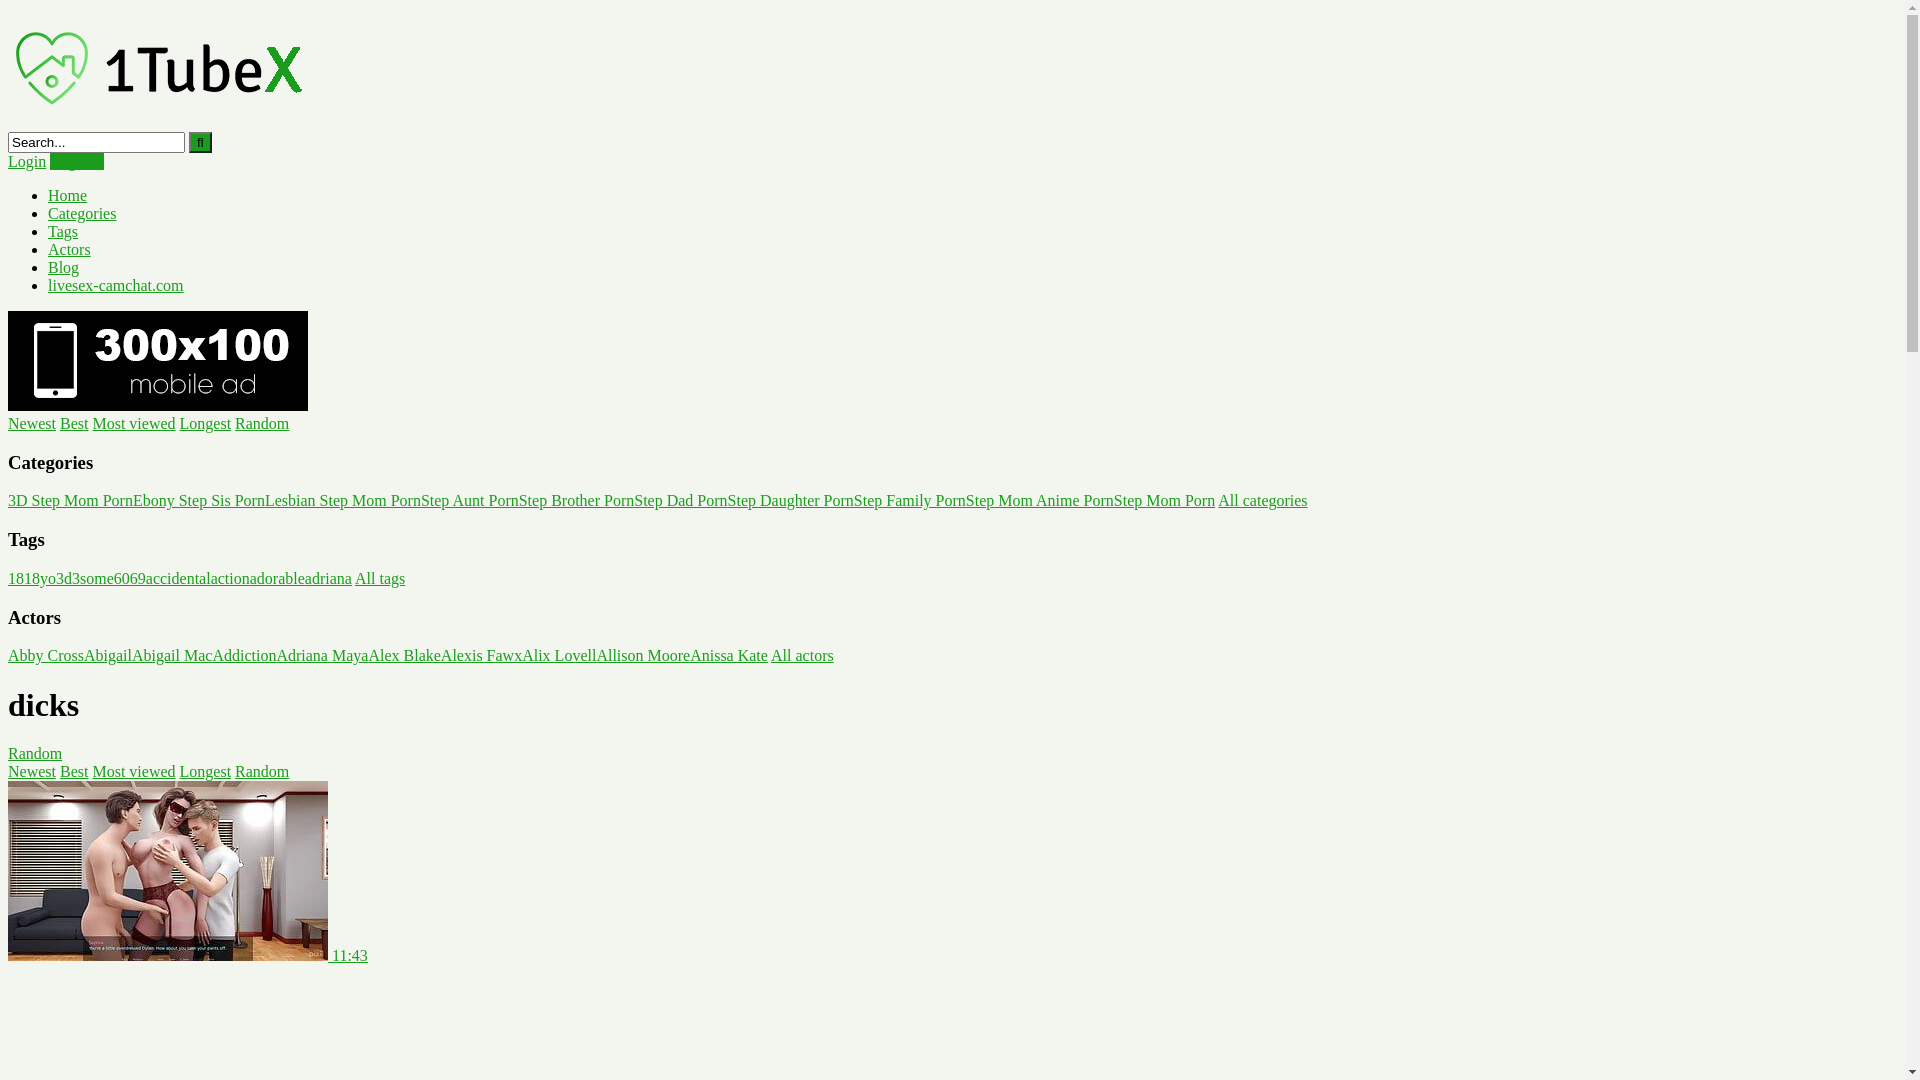 This screenshot has height=1080, width=1920. Describe the element at coordinates (379, 578) in the screenshot. I see `'All tags'` at that location.